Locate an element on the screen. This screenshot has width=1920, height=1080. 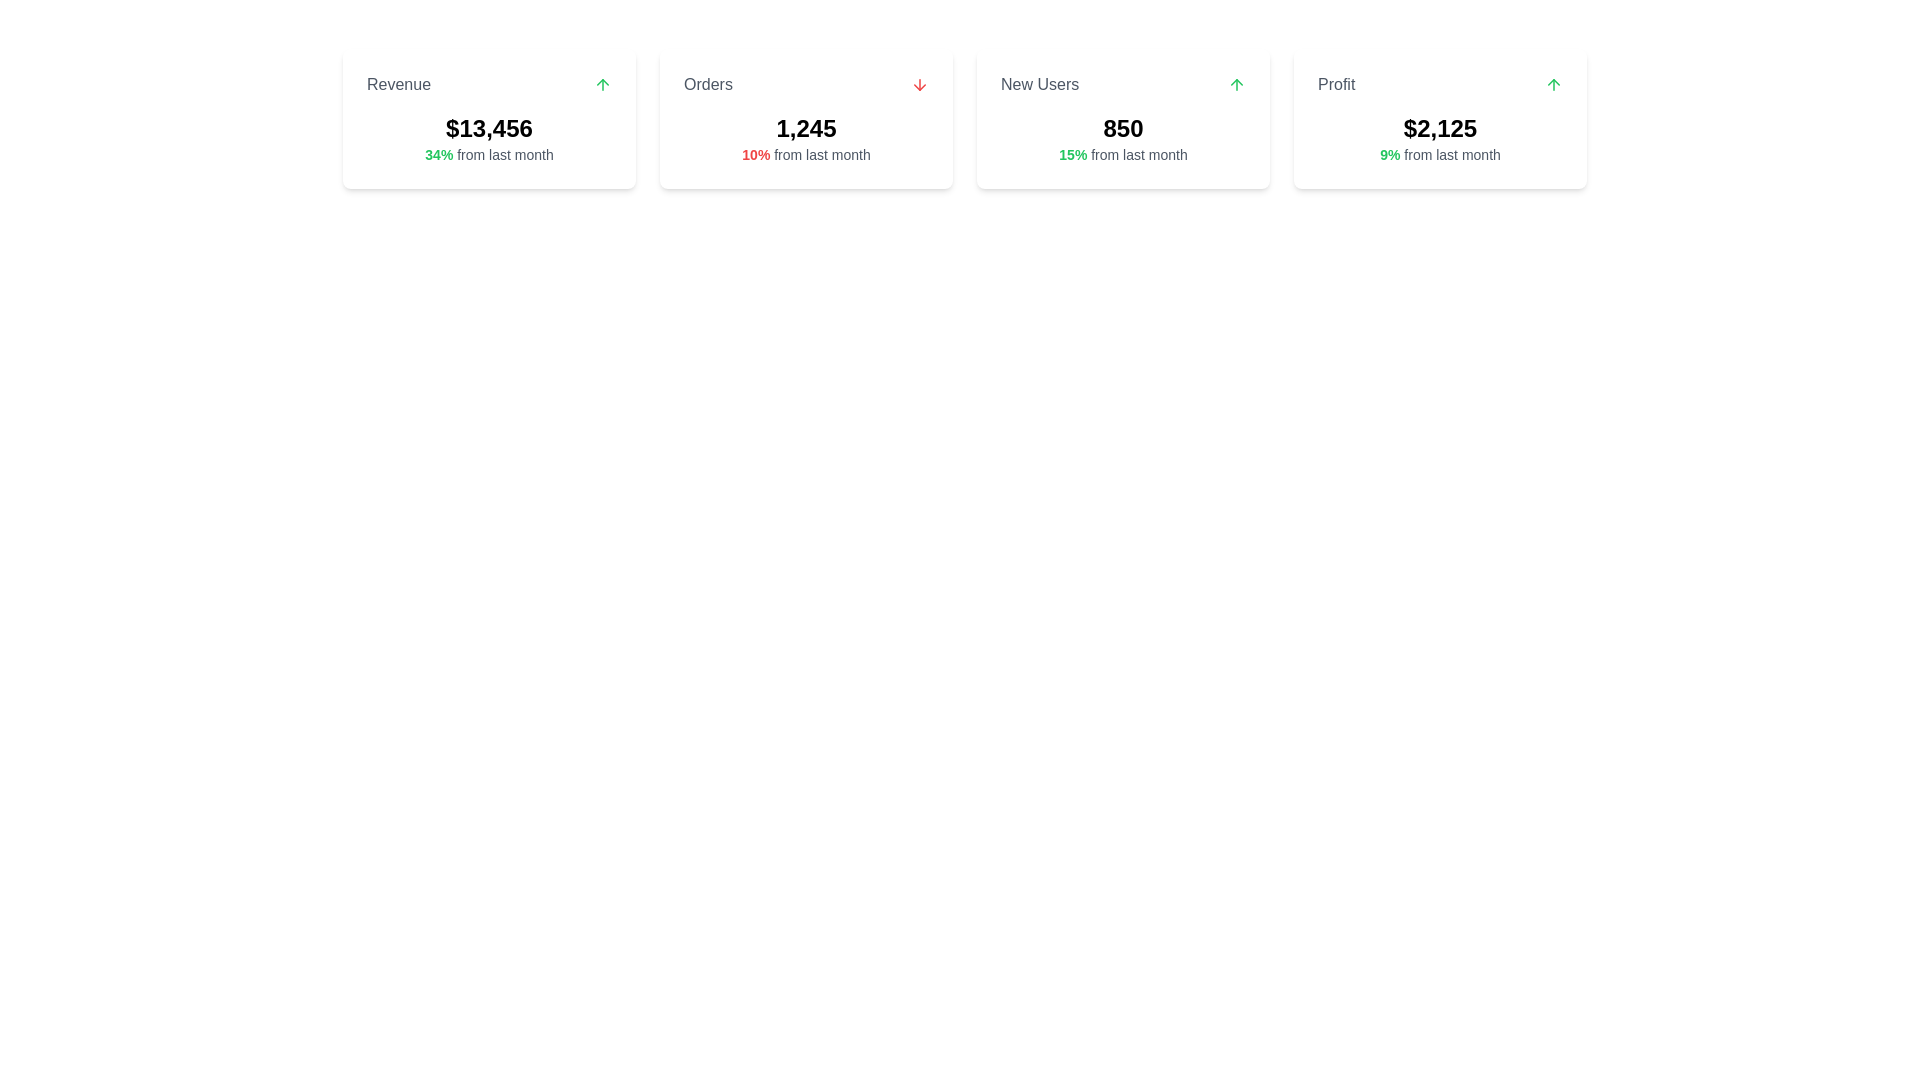
the visual indication of the upward-pointing arrow icon with a green outline located in the 'New Users' section card at the top-right corner adjacent to the user count display is located at coordinates (1236, 83).